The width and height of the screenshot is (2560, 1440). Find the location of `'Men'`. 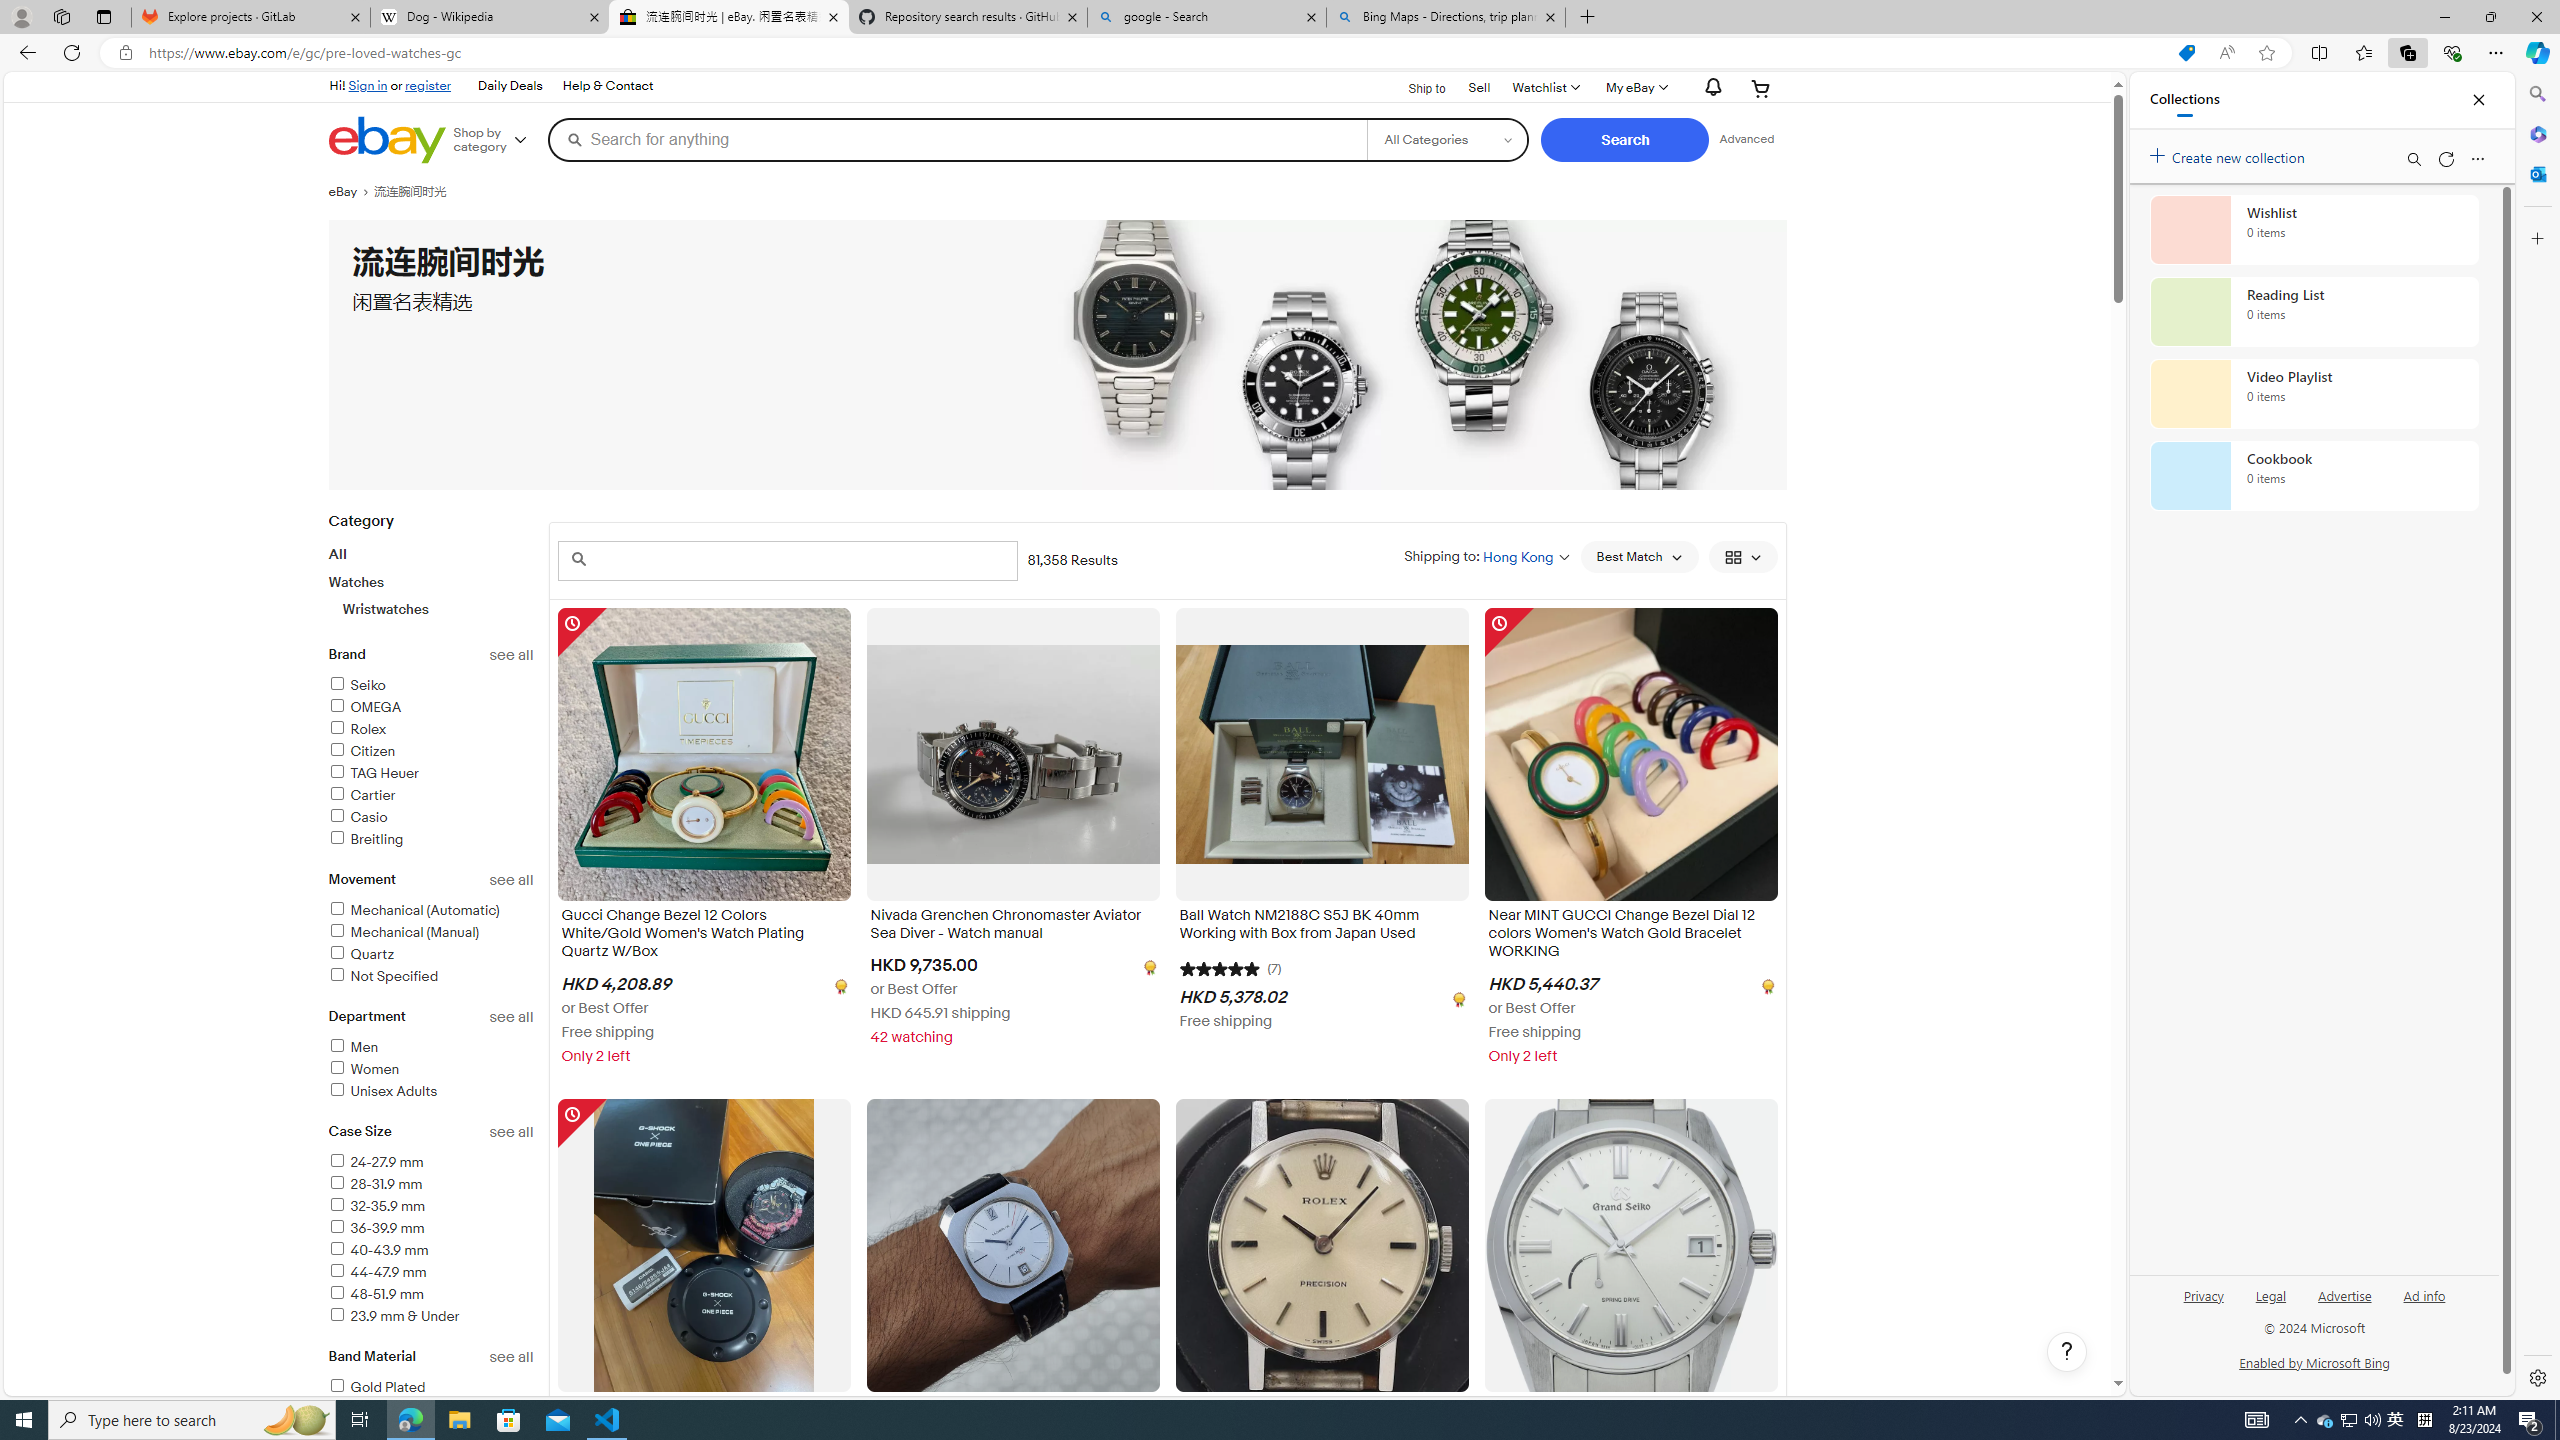

'Men' is located at coordinates (431, 1049).